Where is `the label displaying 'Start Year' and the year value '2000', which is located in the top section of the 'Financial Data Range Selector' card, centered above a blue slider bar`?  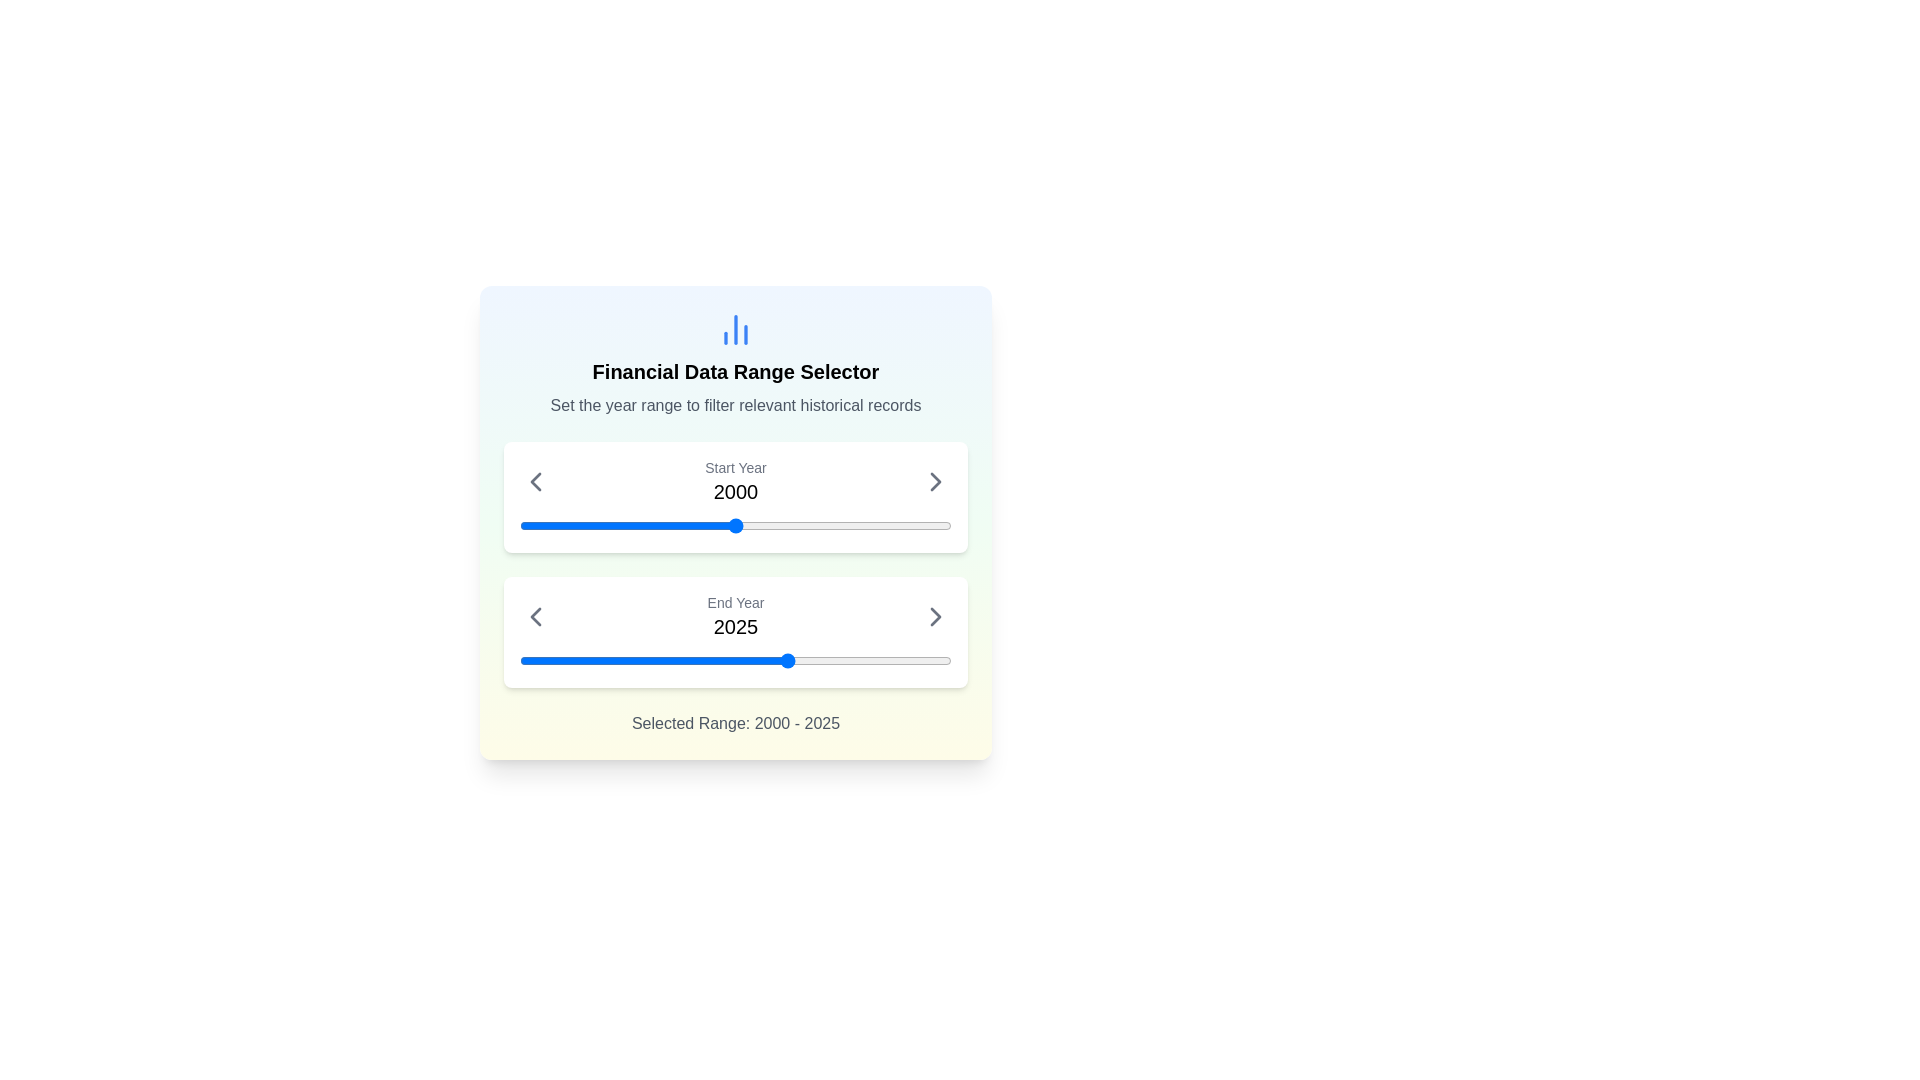
the label displaying 'Start Year' and the year value '2000', which is located in the top section of the 'Financial Data Range Selector' card, centered above a blue slider bar is located at coordinates (734, 482).